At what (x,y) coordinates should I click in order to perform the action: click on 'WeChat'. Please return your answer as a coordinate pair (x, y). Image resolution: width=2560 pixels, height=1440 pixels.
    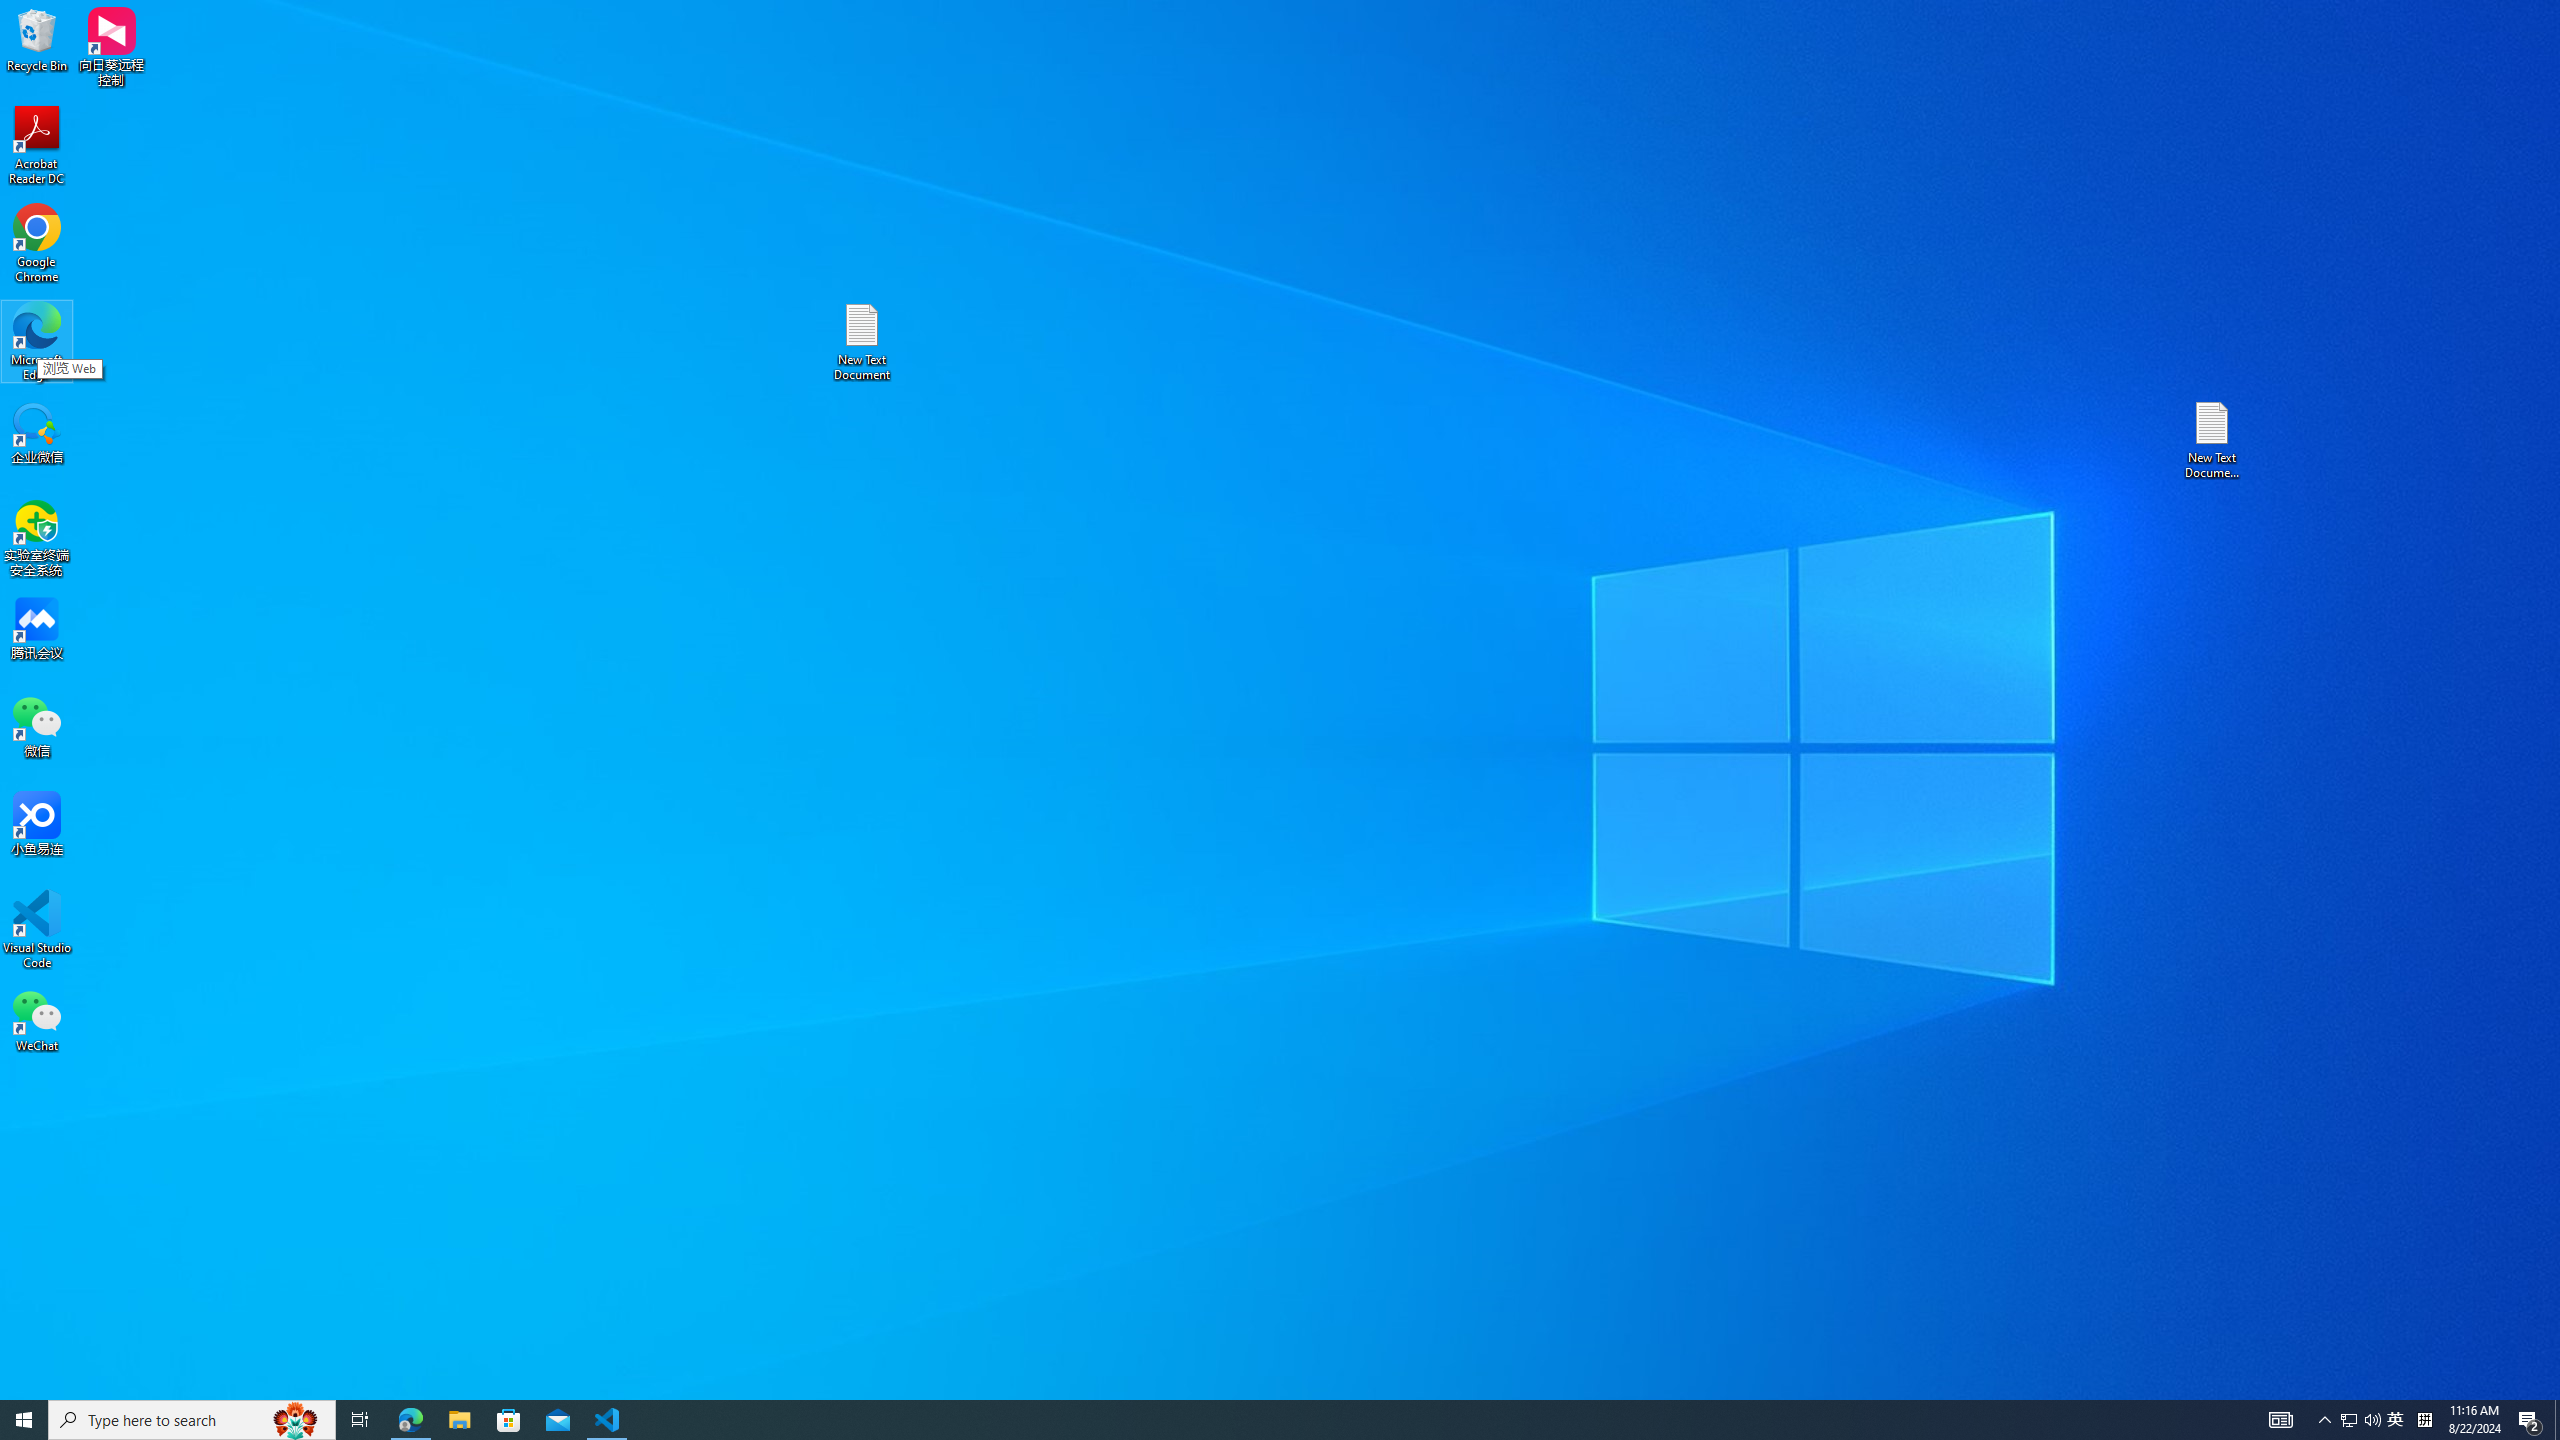
    Looking at the image, I should click on (36, 1019).